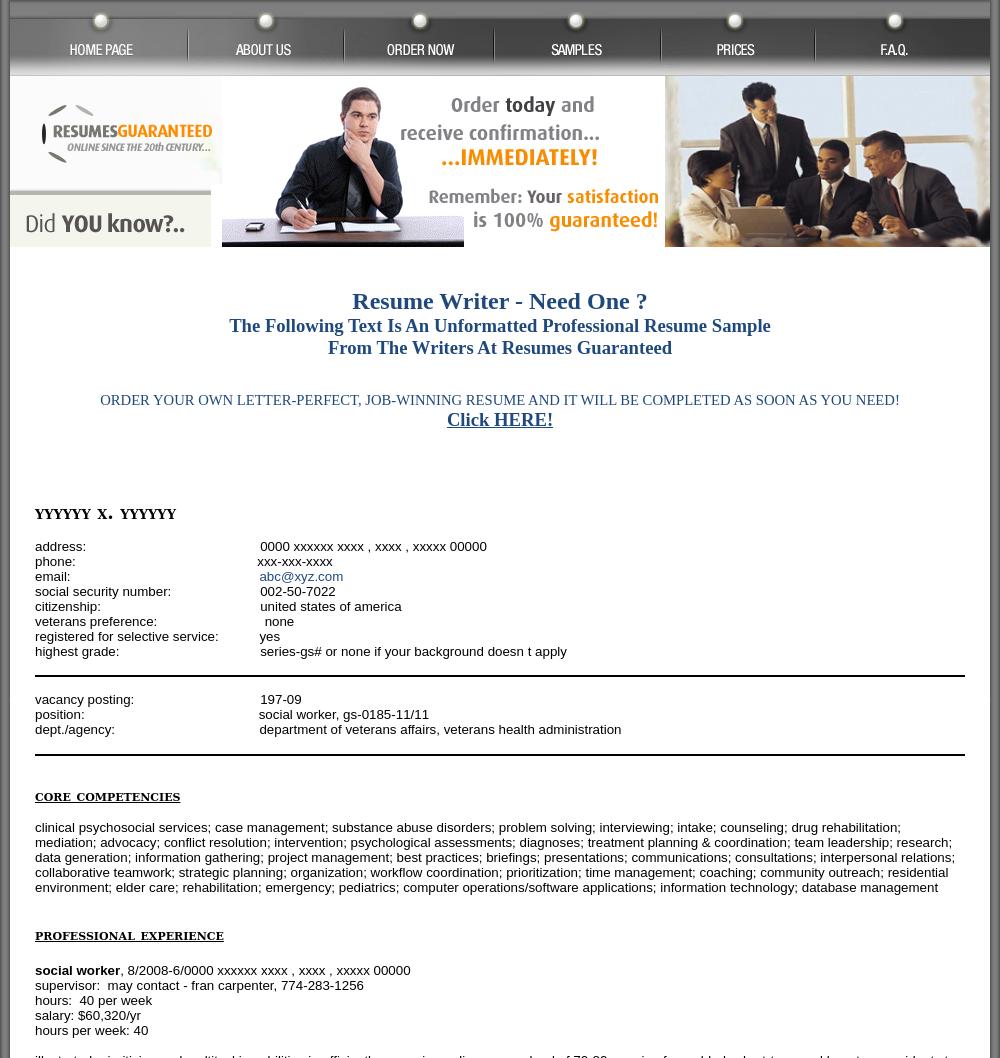 Image resolution: width=1000 pixels, height=1058 pixels. Describe the element at coordinates (104, 510) in the screenshot. I see `'yyyyyy x. yyyyyy'` at that location.